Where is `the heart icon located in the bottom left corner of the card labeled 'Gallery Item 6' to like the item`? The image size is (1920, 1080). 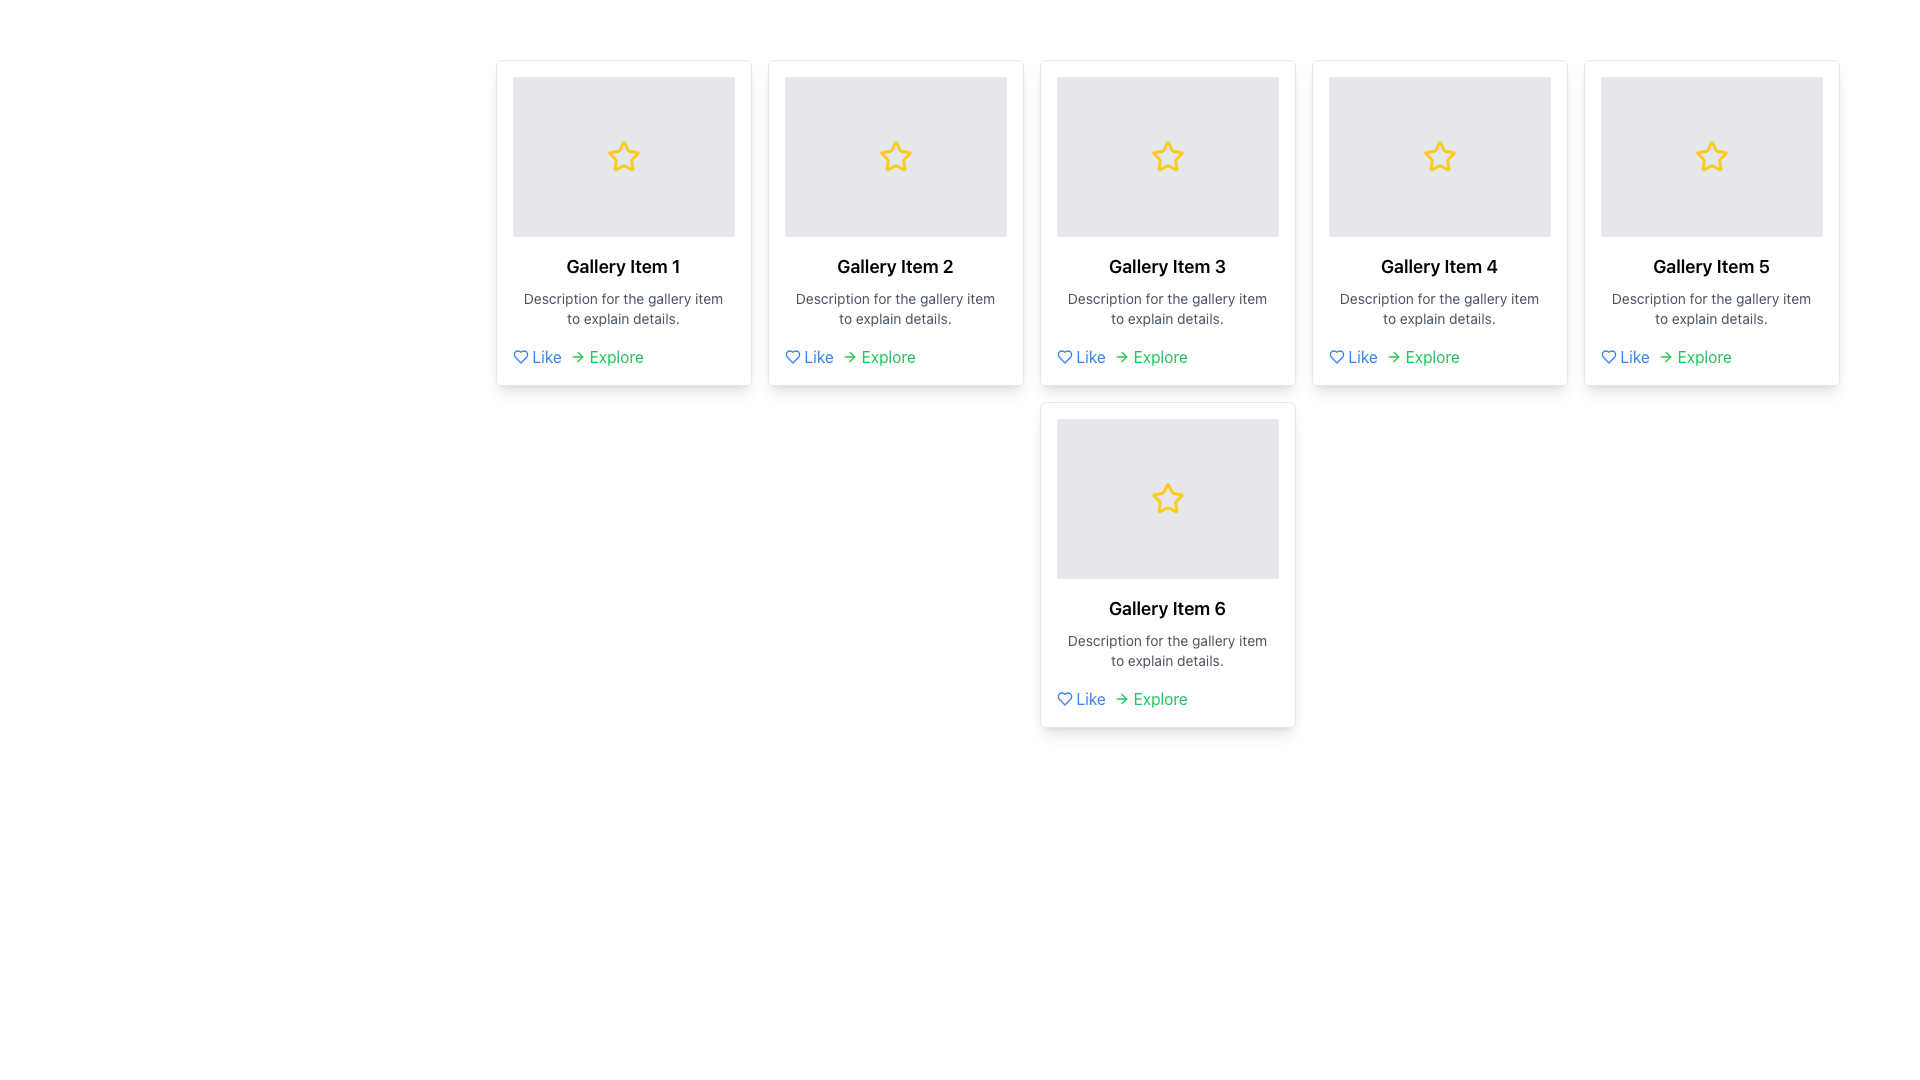
the heart icon located in the bottom left corner of the card labeled 'Gallery Item 6' to like the item is located at coordinates (1063, 697).